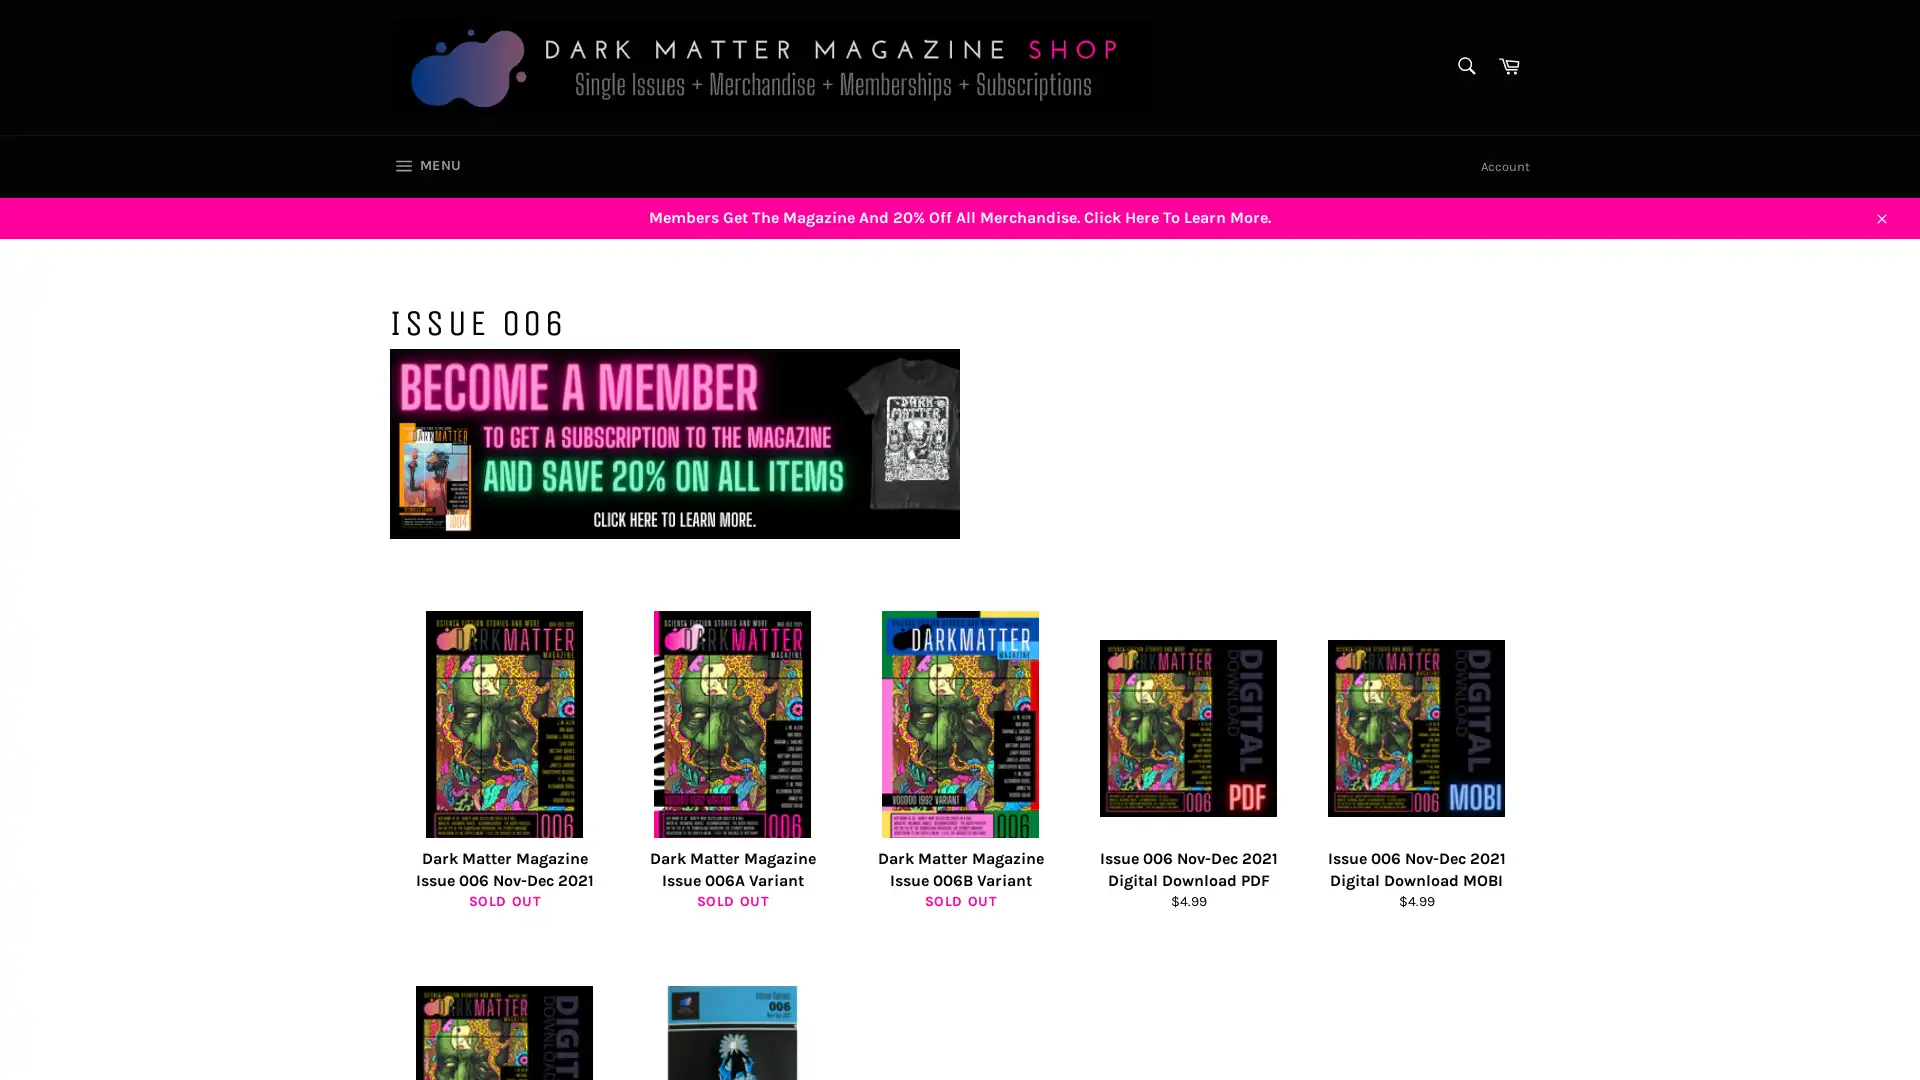 This screenshot has height=1080, width=1920. What do you see at coordinates (1879, 215) in the screenshot?
I see `Close` at bounding box center [1879, 215].